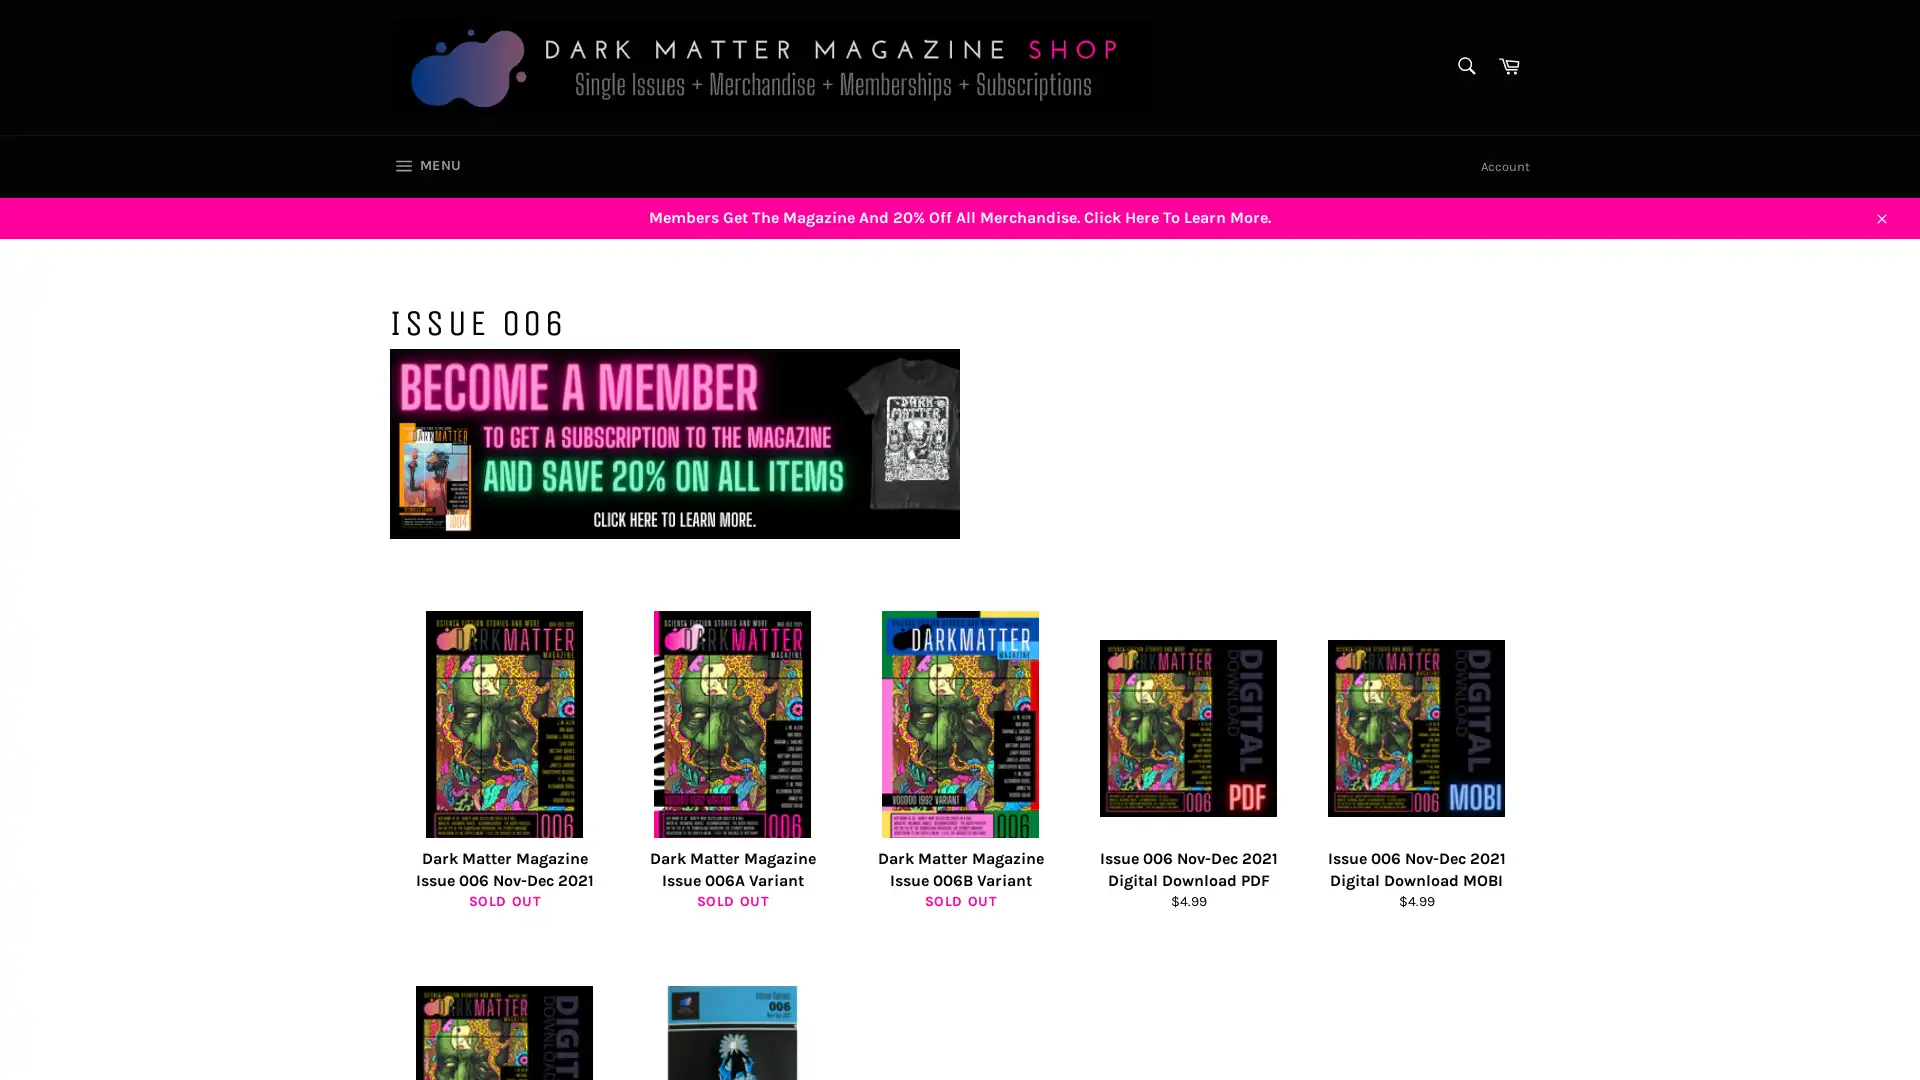 This screenshot has height=1080, width=1920. What do you see at coordinates (1879, 215) in the screenshot?
I see `Close` at bounding box center [1879, 215].